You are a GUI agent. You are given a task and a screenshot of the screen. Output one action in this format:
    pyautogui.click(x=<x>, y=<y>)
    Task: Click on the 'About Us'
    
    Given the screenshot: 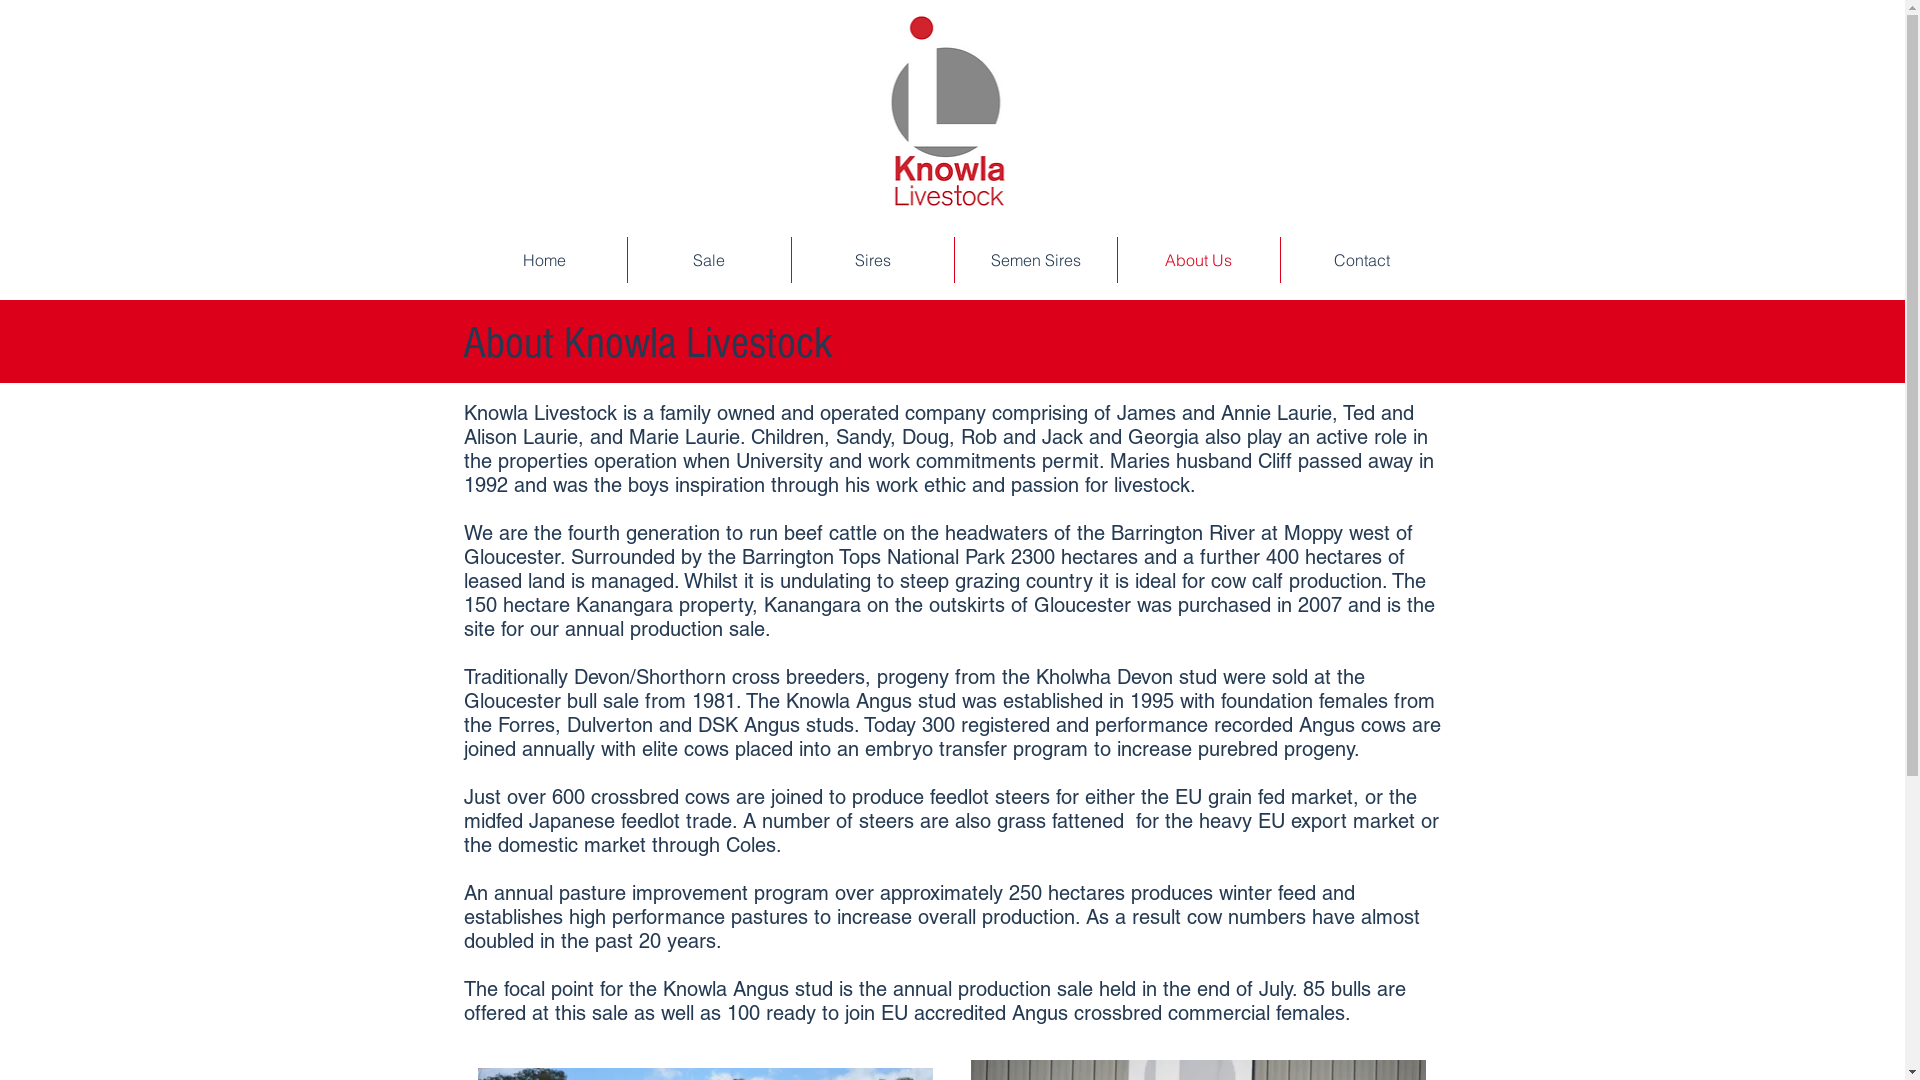 What is the action you would take?
    pyautogui.click(x=1199, y=258)
    